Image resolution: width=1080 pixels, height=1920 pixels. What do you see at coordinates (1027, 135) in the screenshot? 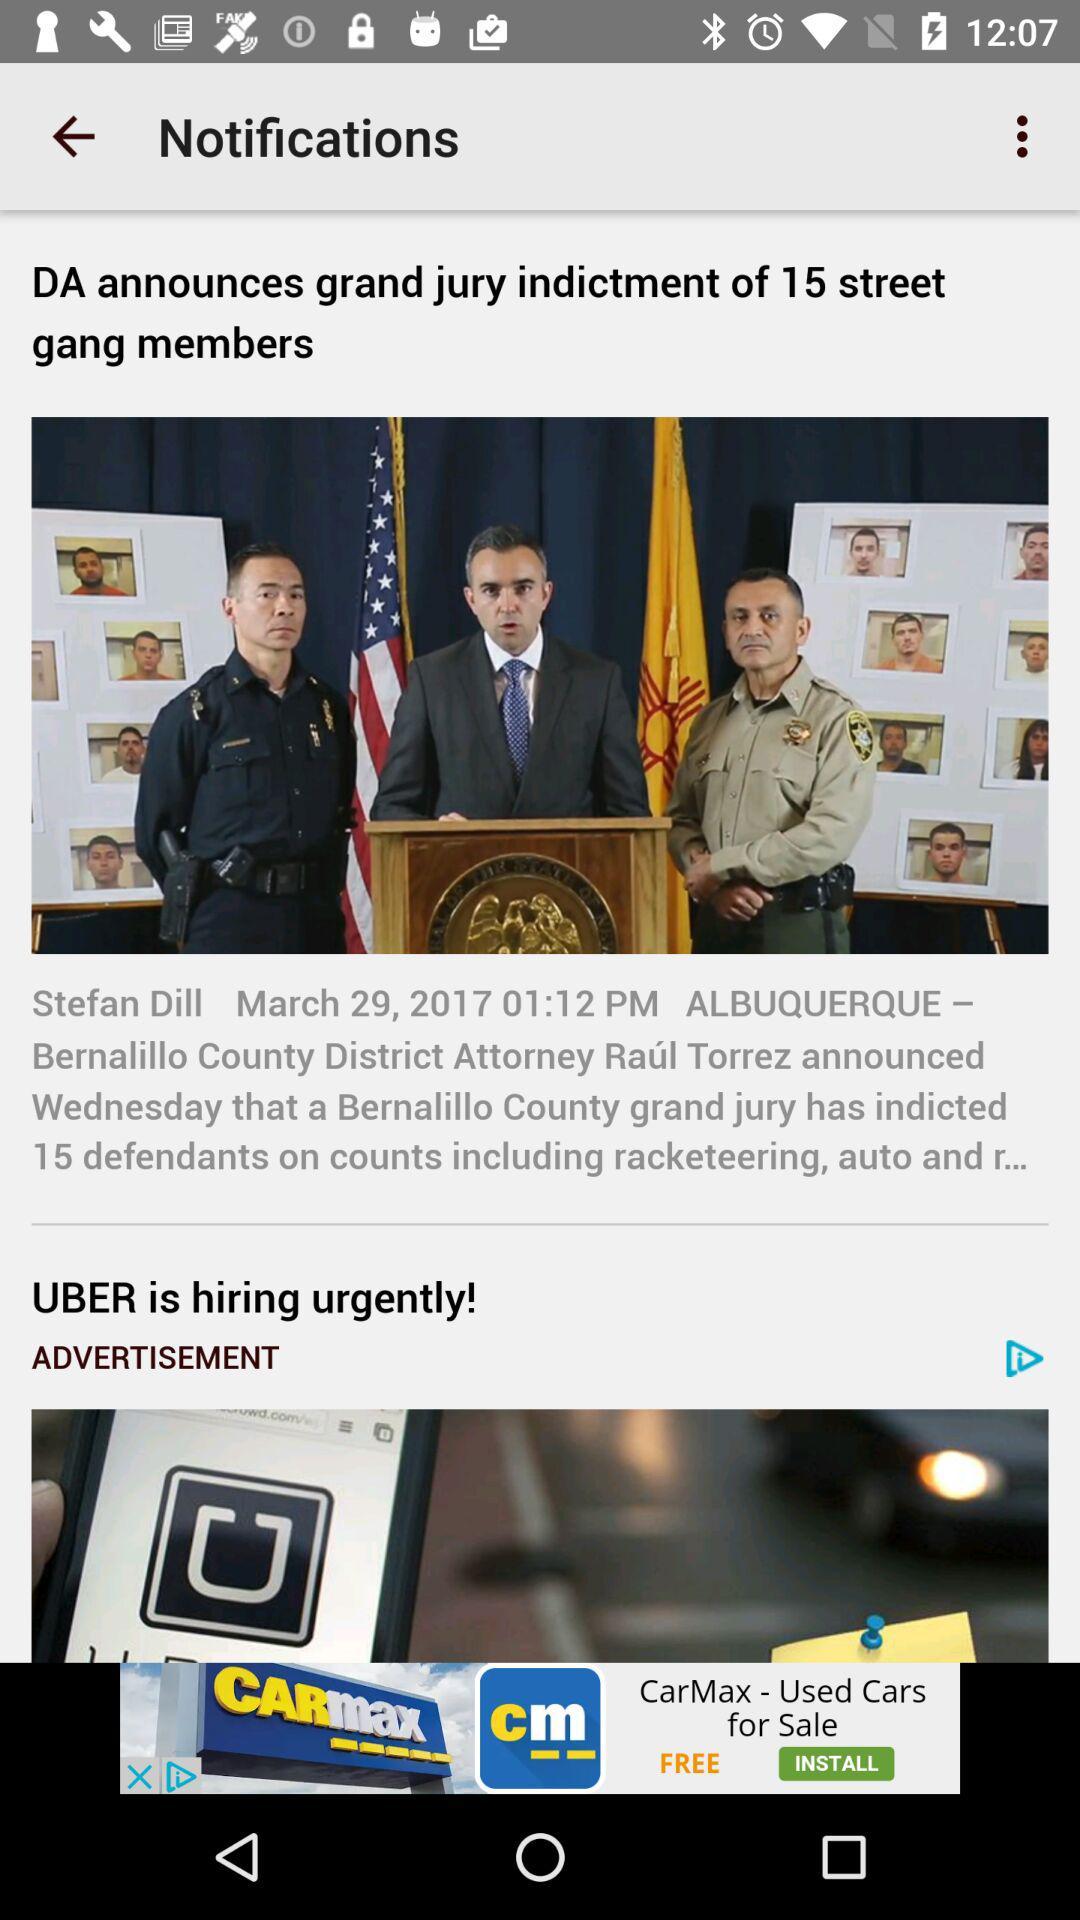
I see `the icon next to notifications` at bounding box center [1027, 135].